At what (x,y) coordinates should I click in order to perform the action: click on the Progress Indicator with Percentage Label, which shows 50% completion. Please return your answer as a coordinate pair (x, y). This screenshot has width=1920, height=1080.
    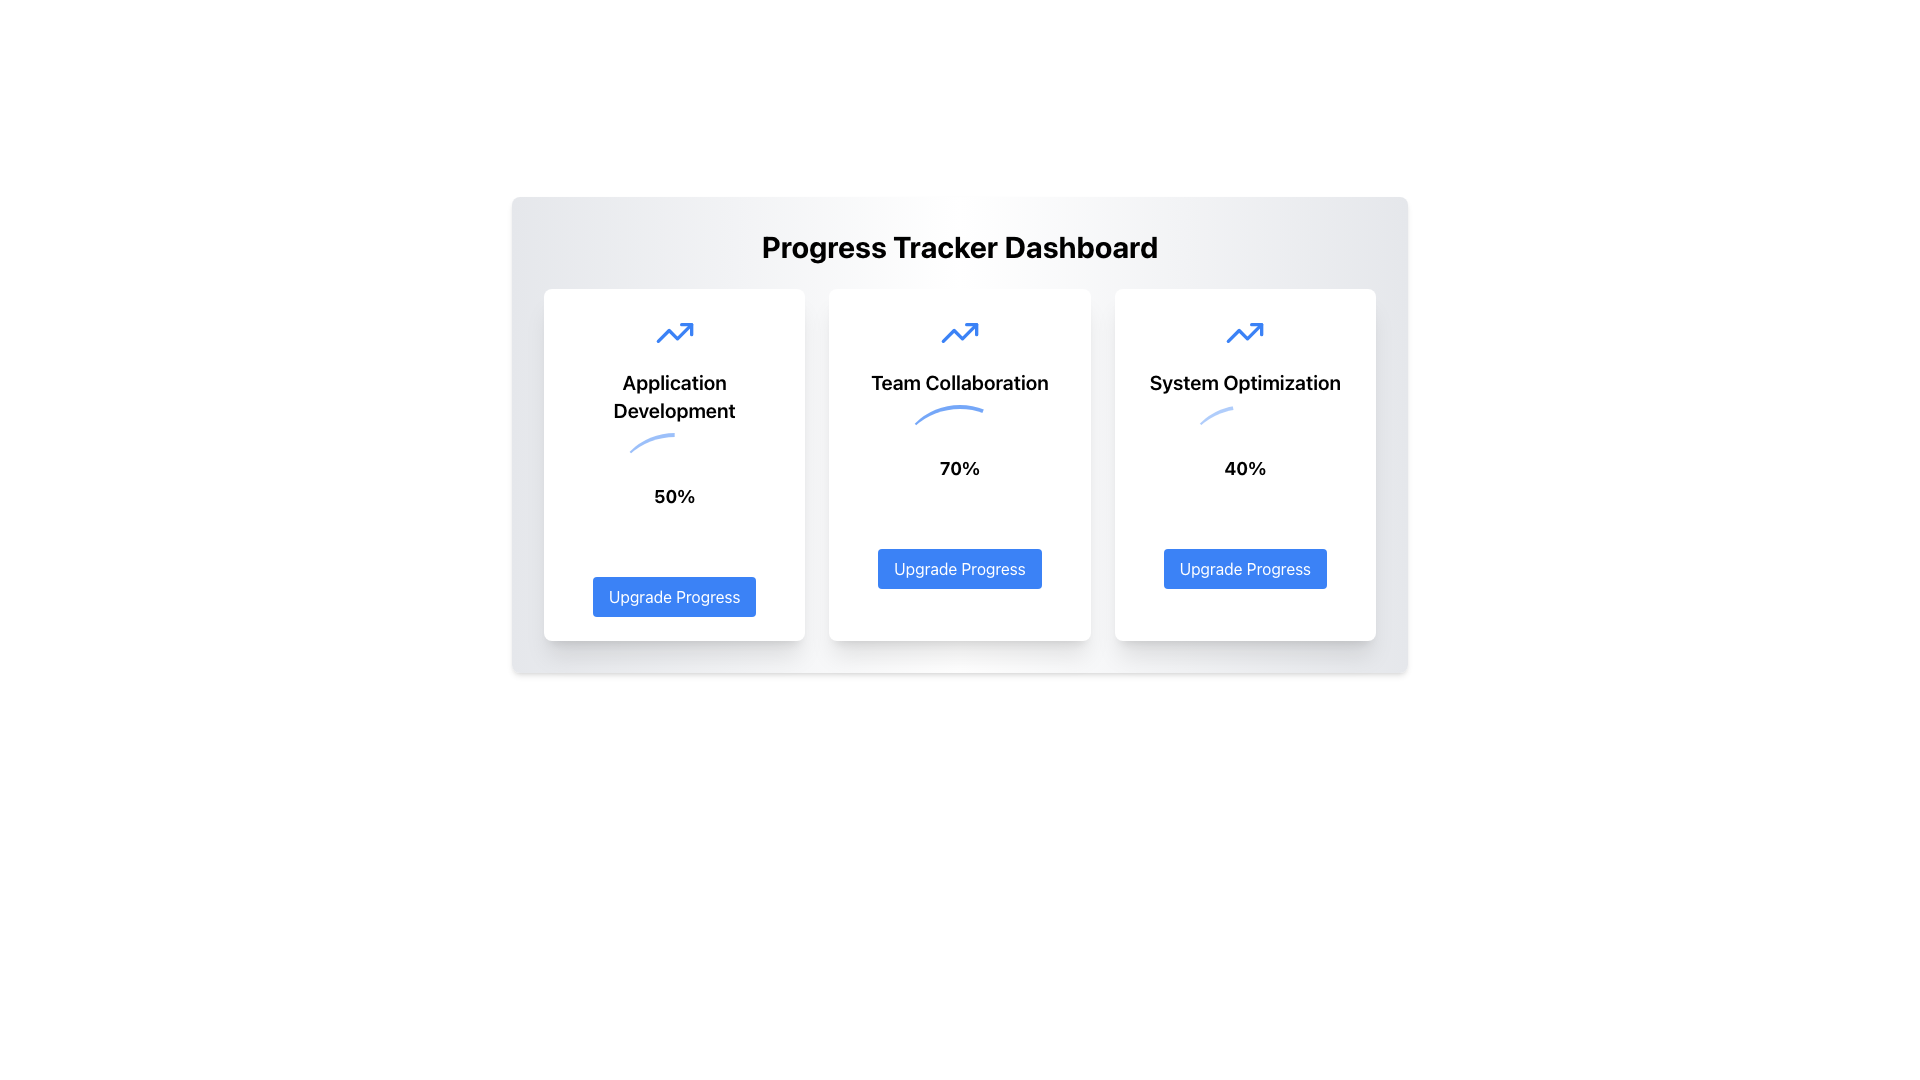
    Looking at the image, I should click on (674, 496).